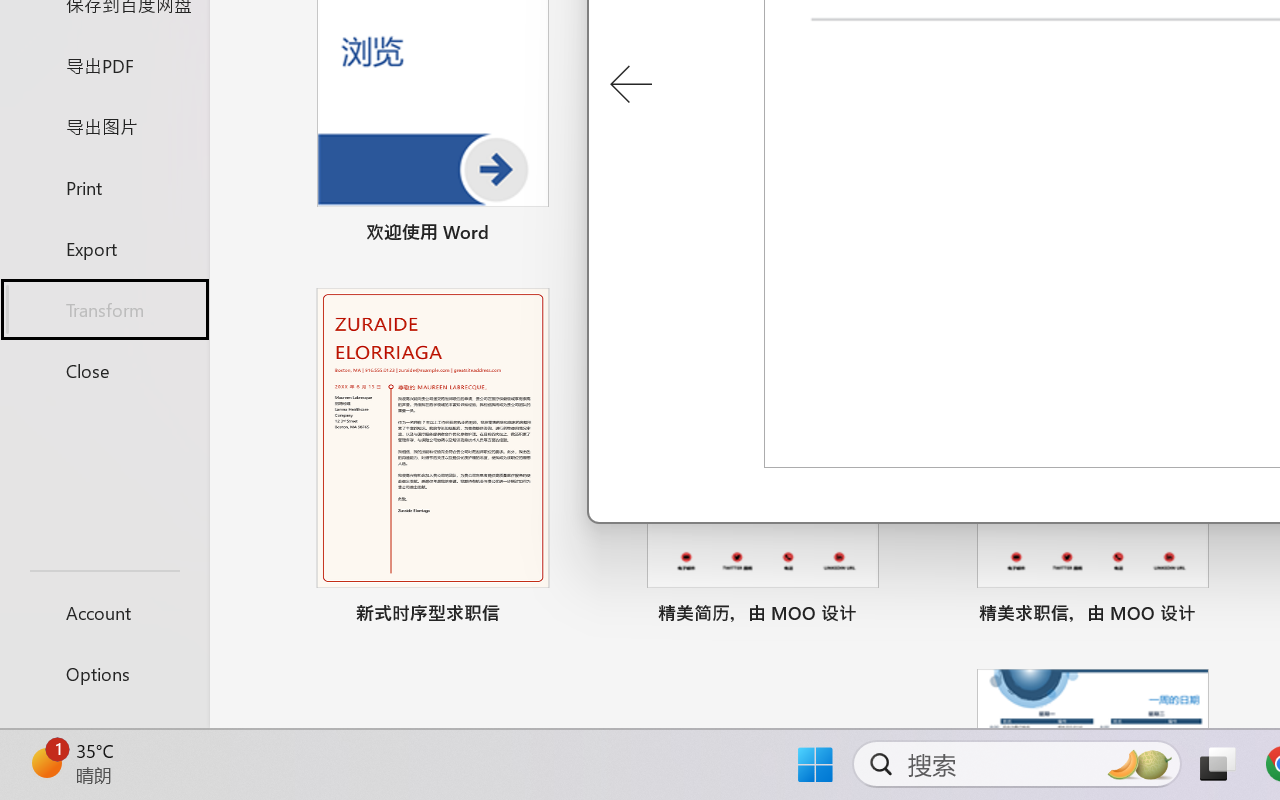  I want to click on 'Export', so click(103, 247).